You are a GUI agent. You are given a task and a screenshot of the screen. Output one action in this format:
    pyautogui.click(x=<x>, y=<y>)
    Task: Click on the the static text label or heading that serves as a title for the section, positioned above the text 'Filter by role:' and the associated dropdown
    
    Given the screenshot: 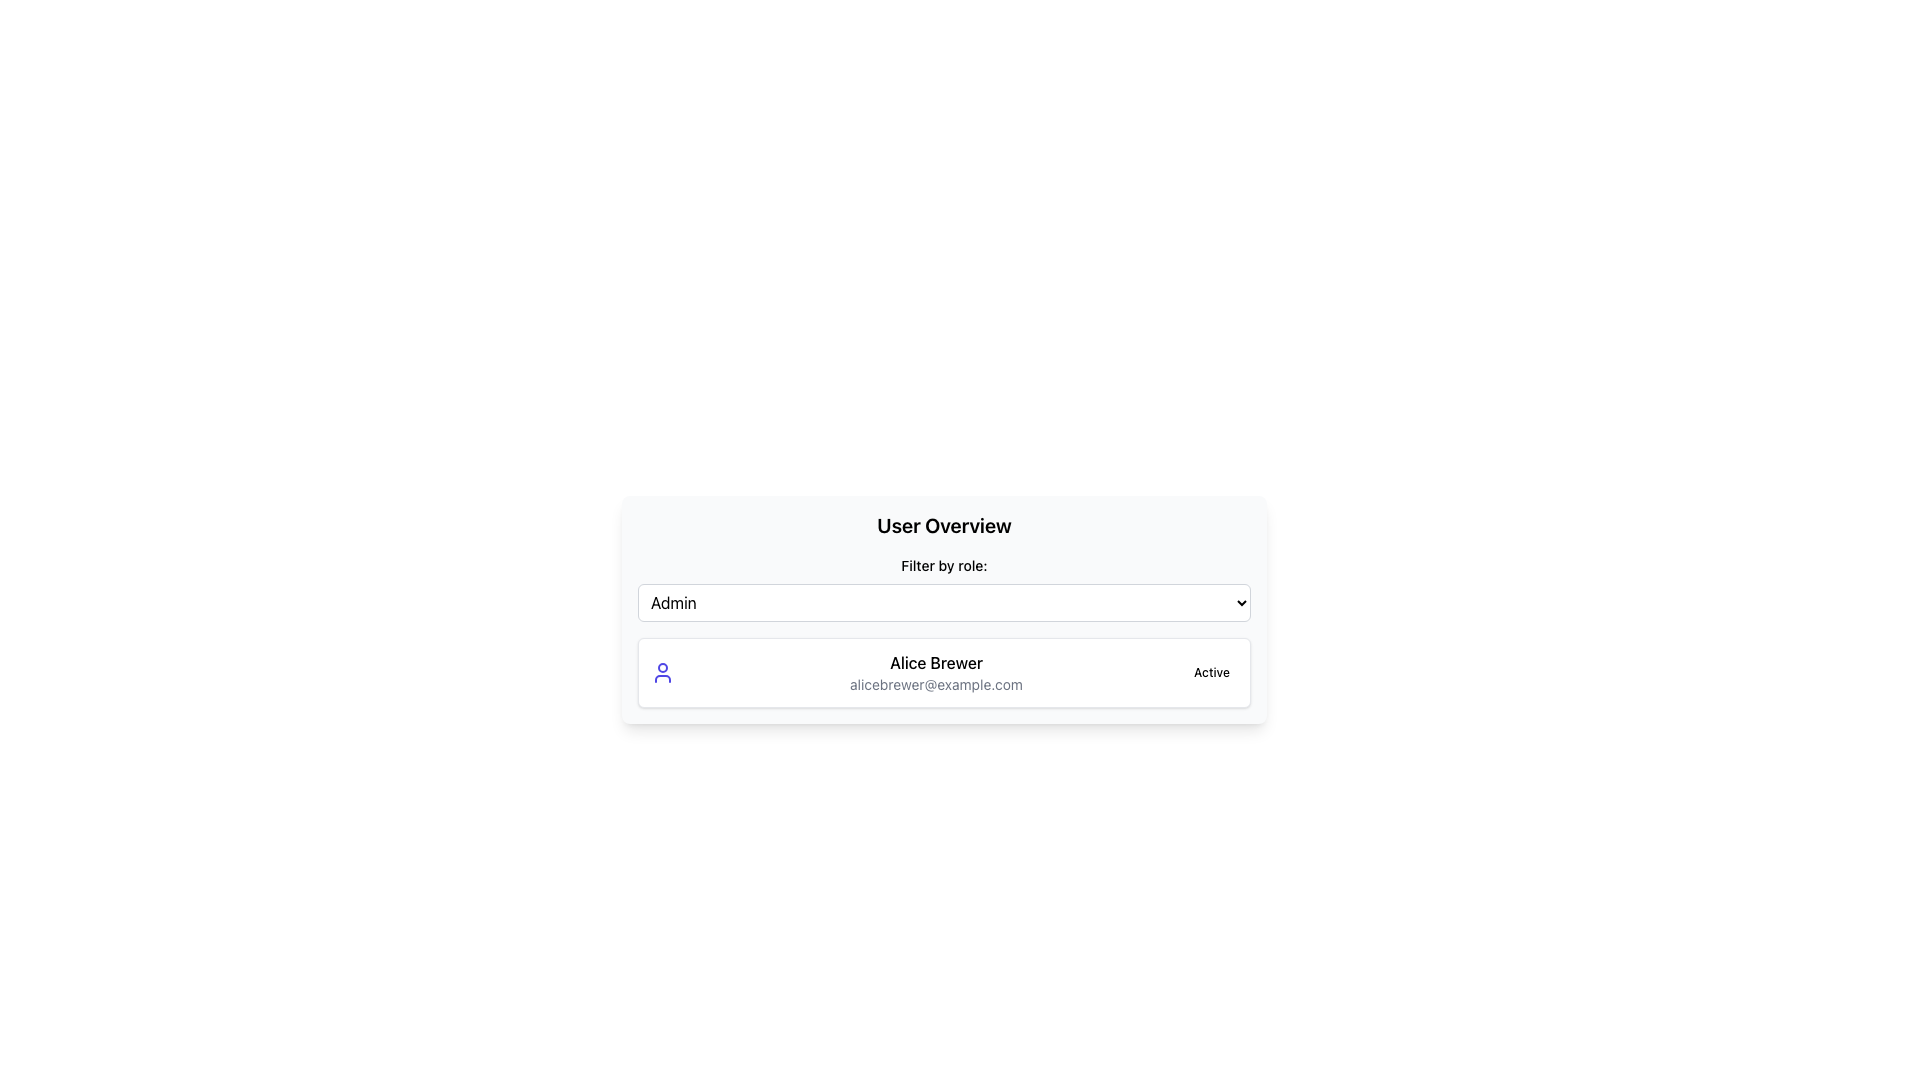 What is the action you would take?
    pyautogui.click(x=943, y=524)
    